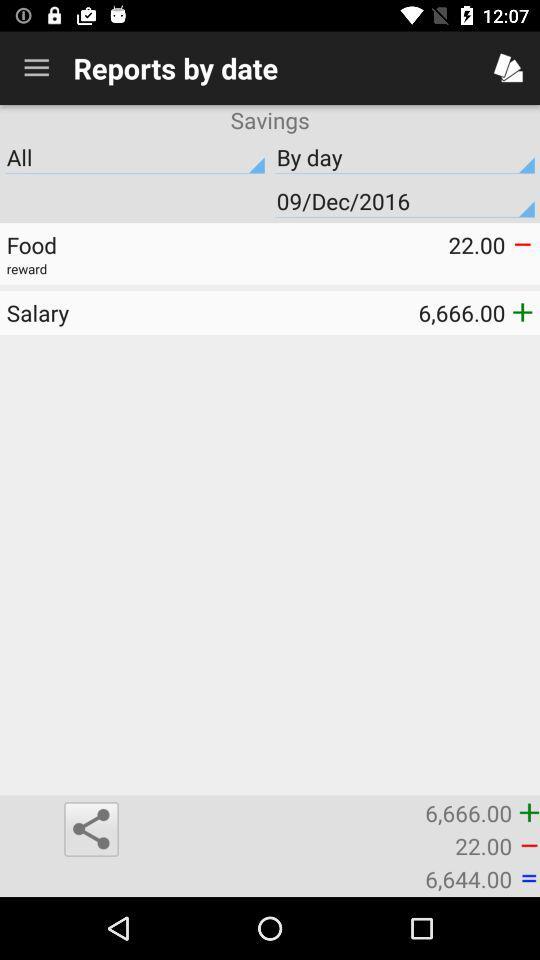  What do you see at coordinates (36, 68) in the screenshot?
I see `the icon above savings item` at bounding box center [36, 68].